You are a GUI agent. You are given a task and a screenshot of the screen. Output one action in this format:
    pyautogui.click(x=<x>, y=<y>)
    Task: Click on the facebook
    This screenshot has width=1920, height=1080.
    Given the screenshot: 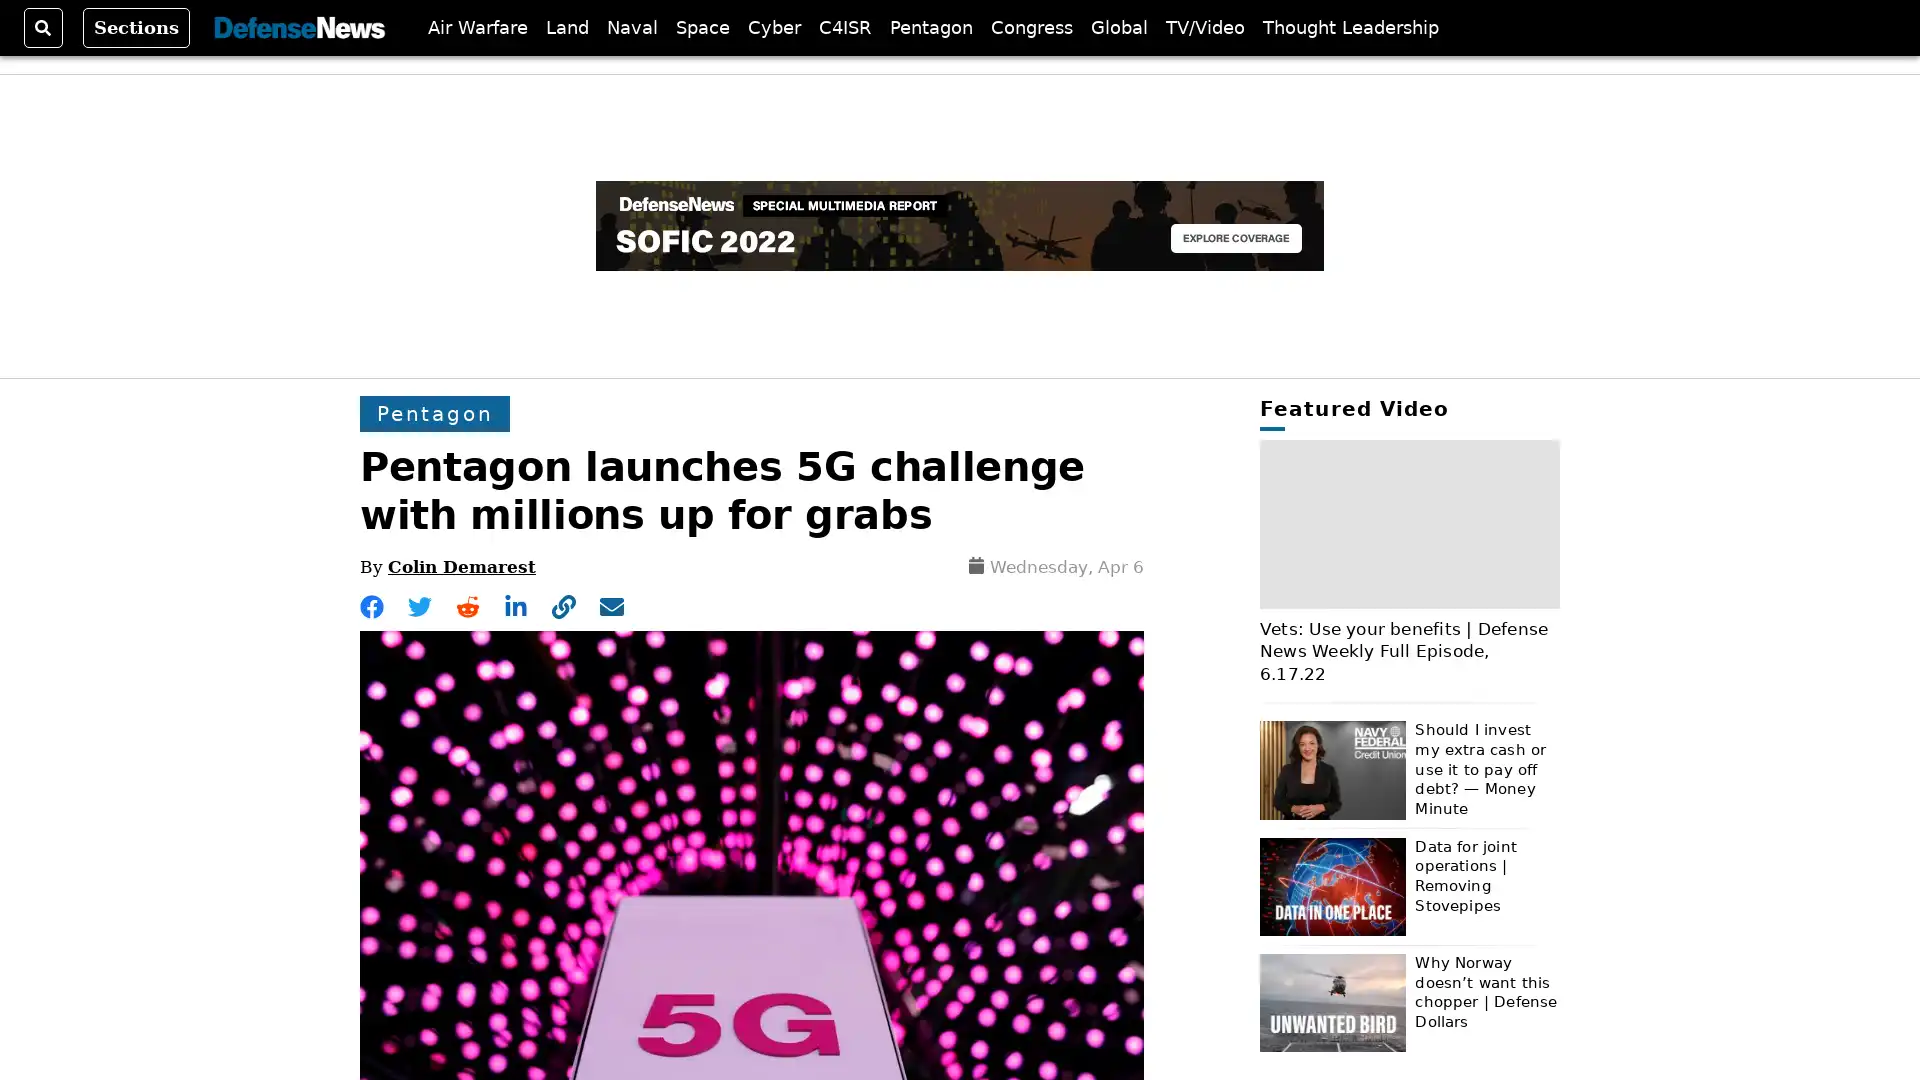 What is the action you would take?
    pyautogui.click(x=372, y=605)
    